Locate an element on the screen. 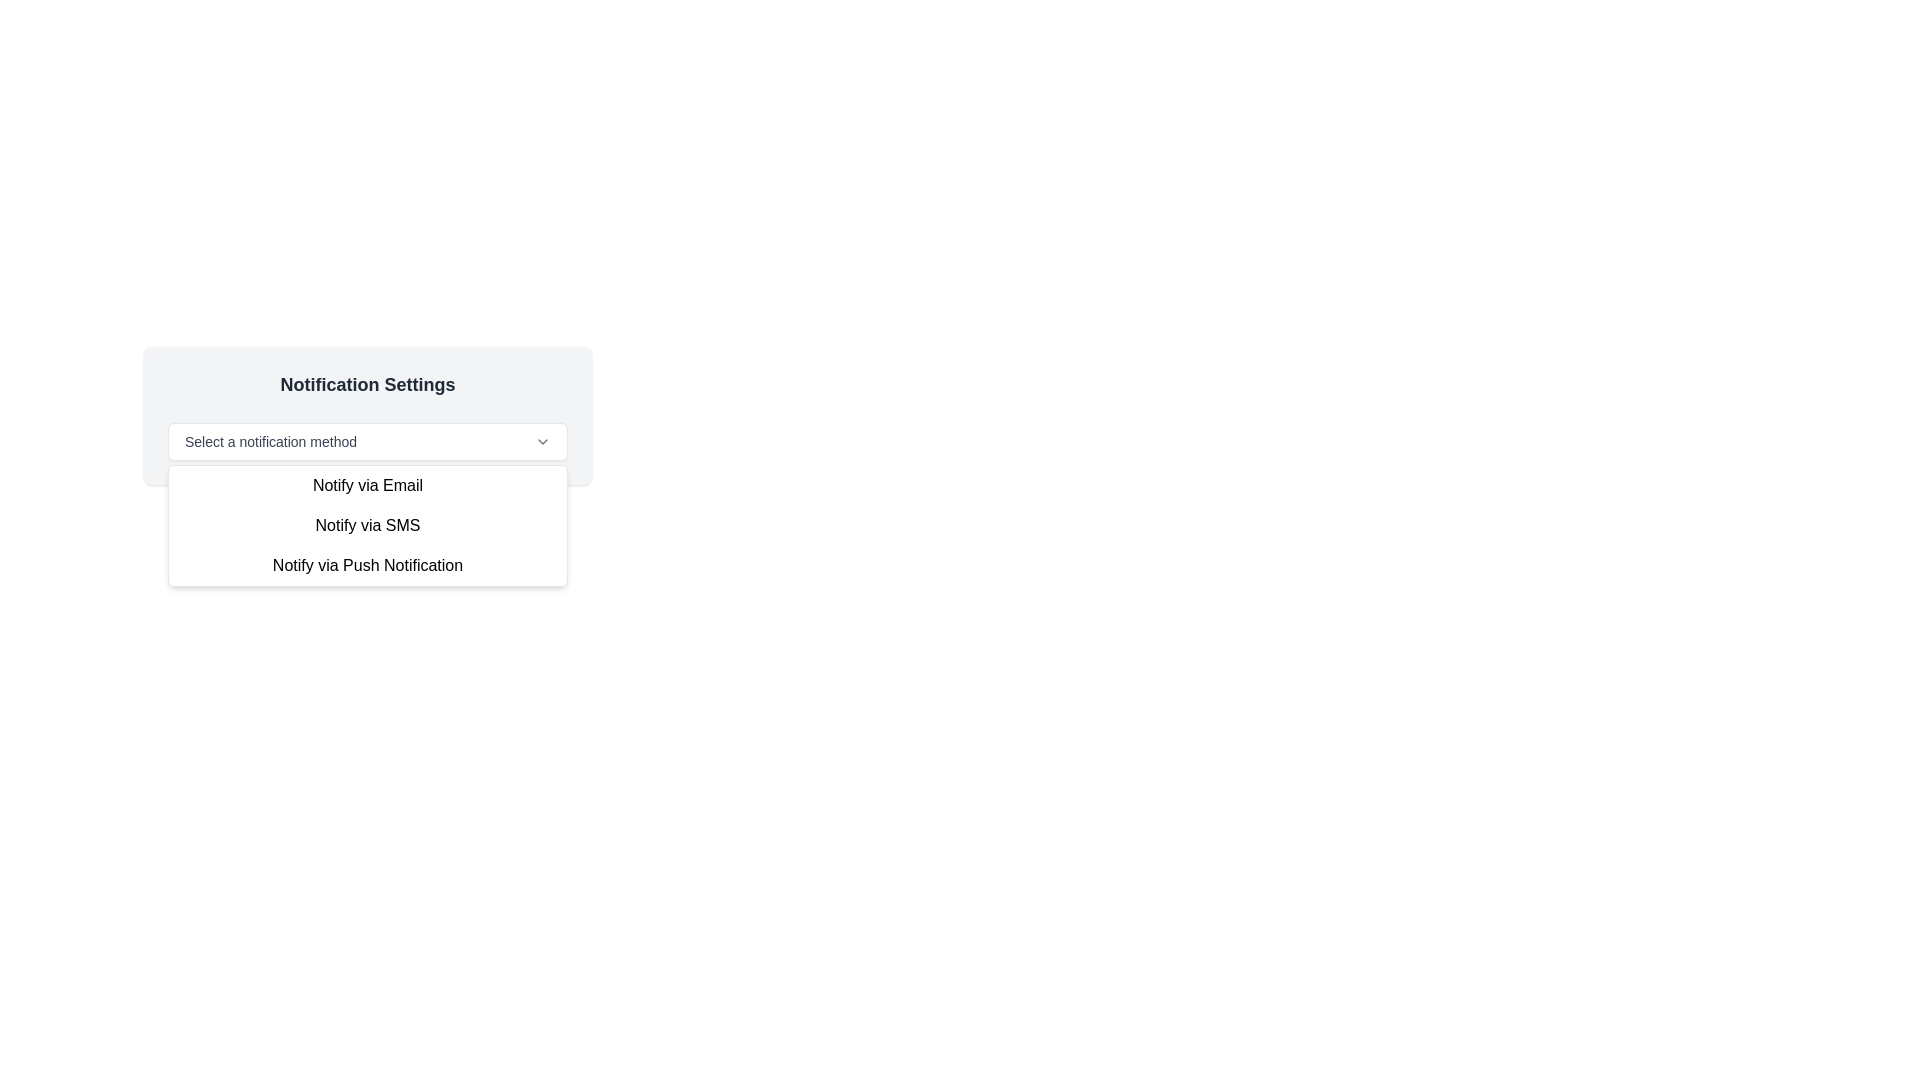 Image resolution: width=1920 pixels, height=1080 pixels. the 'Notify via SMS' button, the second option in the list of notification methods is located at coordinates (368, 524).